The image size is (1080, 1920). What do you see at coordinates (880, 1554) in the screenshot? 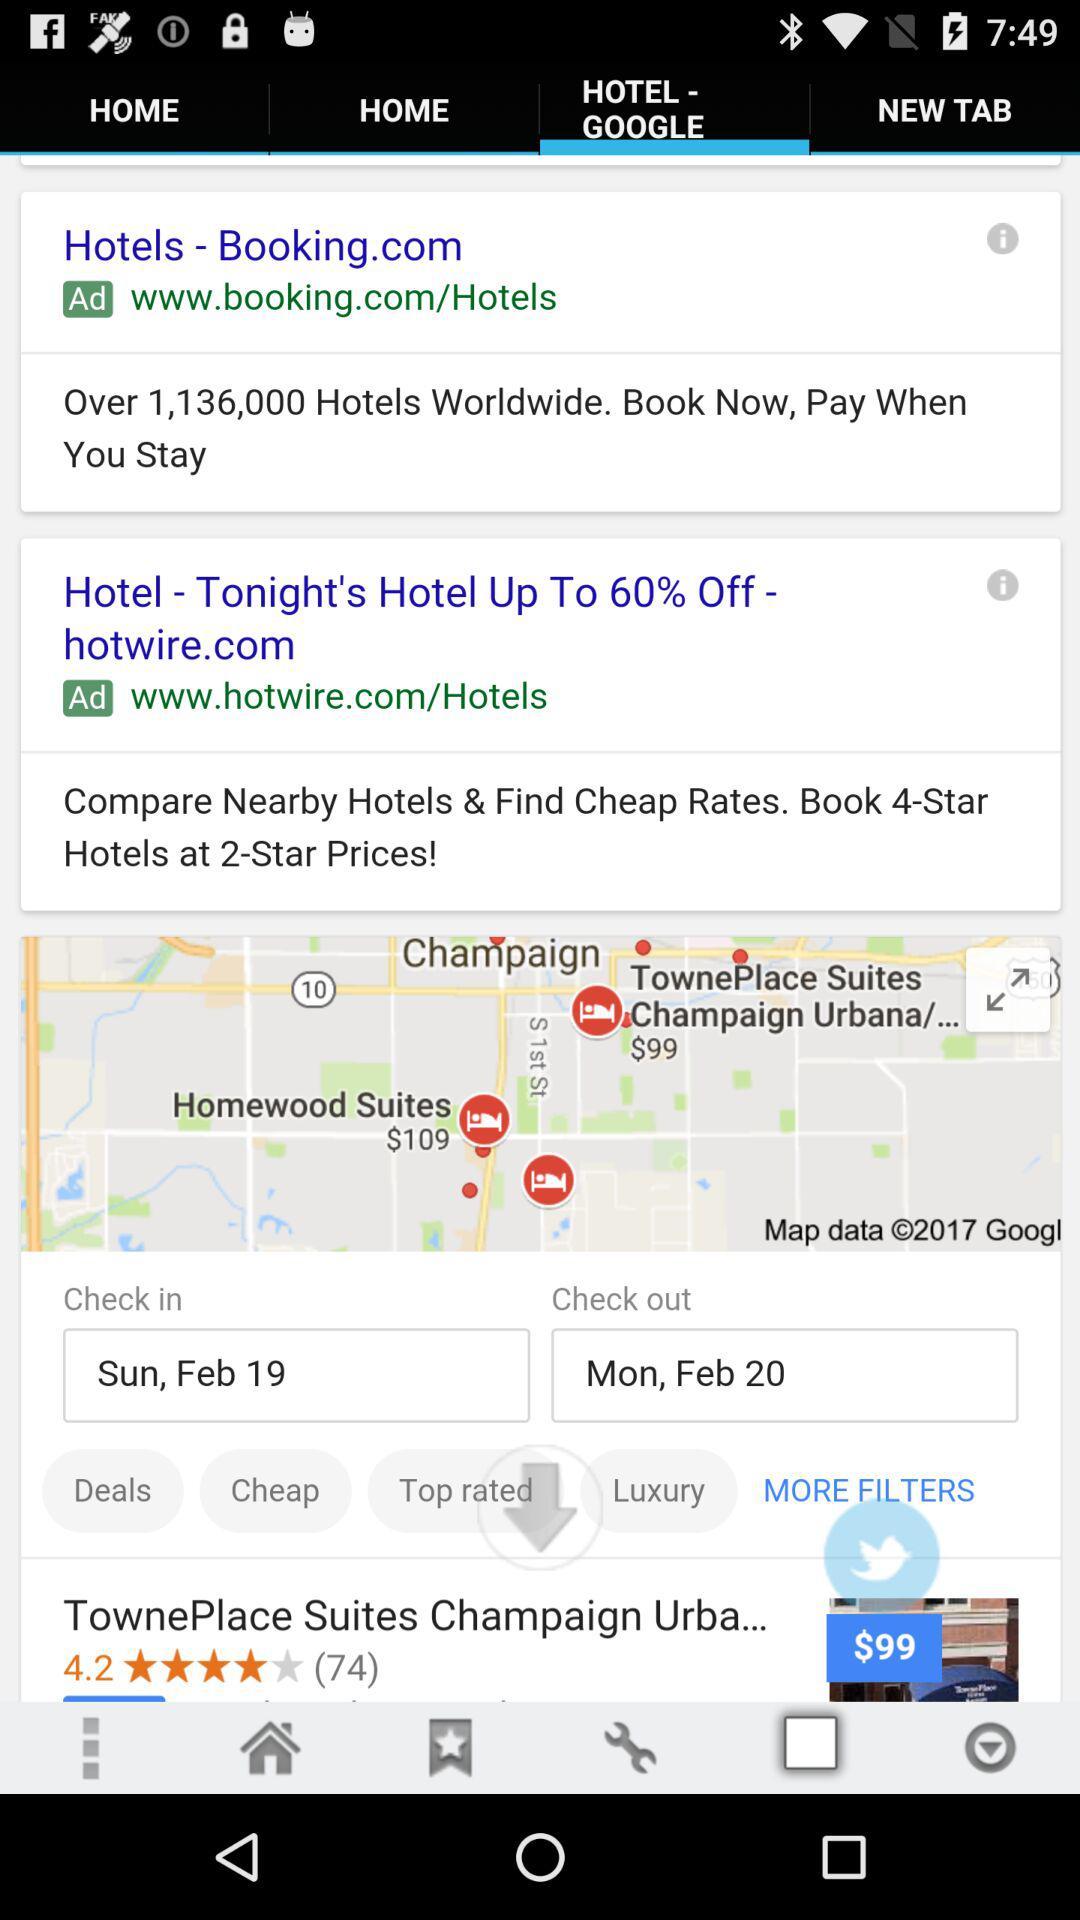
I see `twitter user` at bounding box center [880, 1554].